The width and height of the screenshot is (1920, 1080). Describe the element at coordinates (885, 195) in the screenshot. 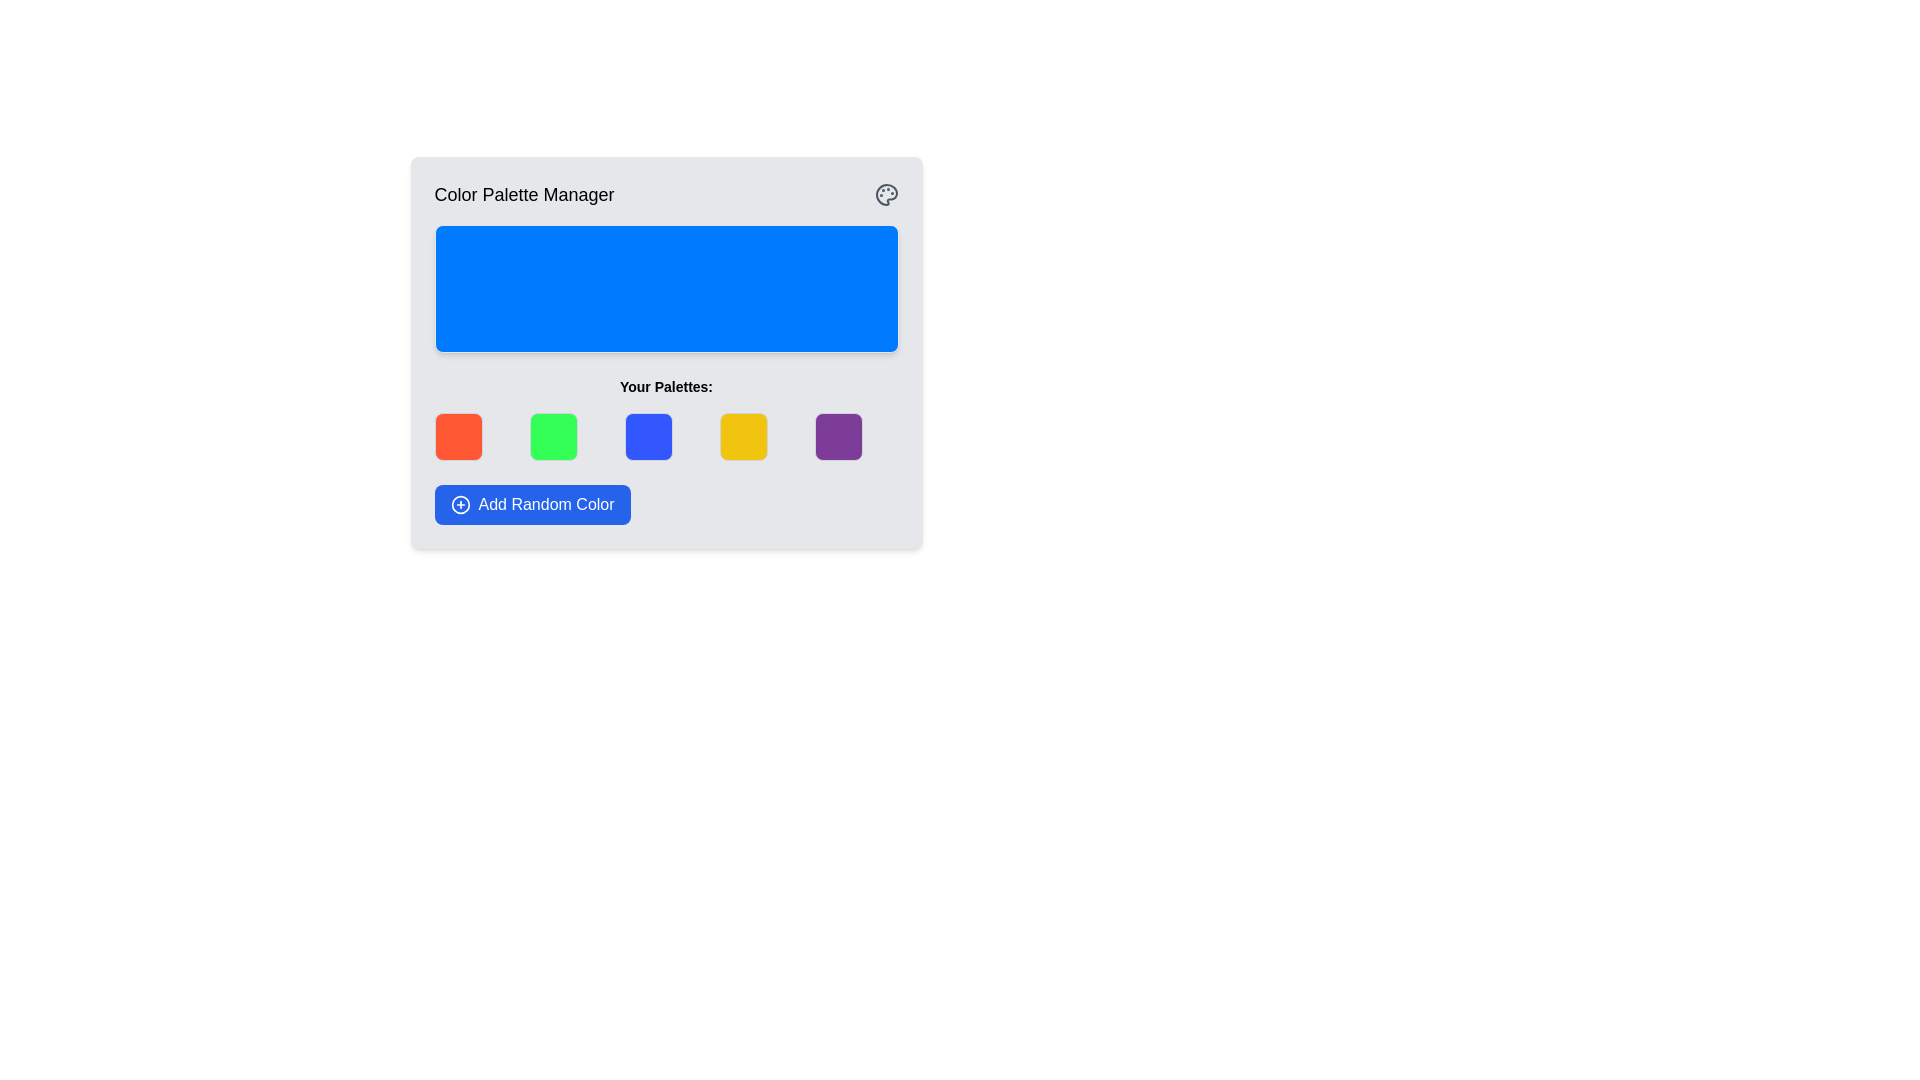

I see `the compact painter's palette icon with a 'text-gray-600' color located in the top-right corner of the 'Color Palette Manager' section` at that location.